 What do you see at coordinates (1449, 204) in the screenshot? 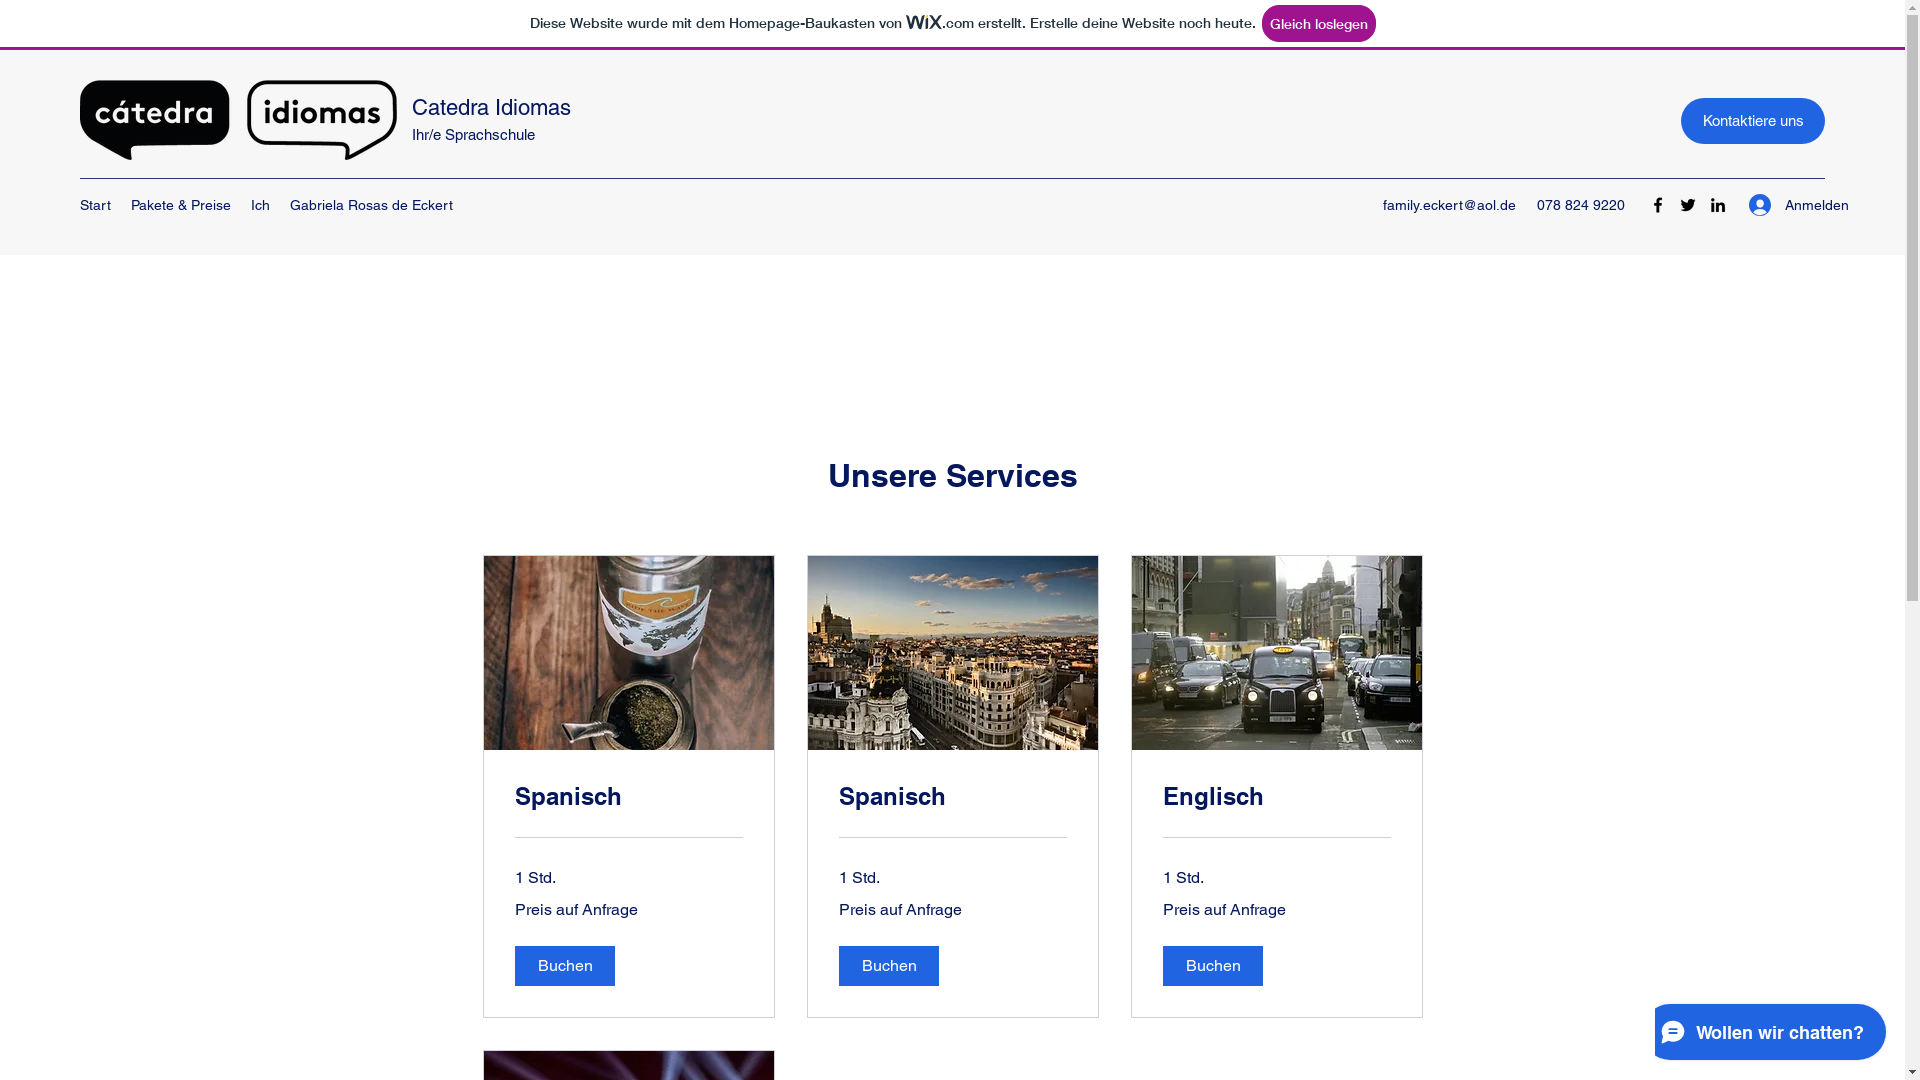
I see `'family.eckert@aol.de'` at bounding box center [1449, 204].